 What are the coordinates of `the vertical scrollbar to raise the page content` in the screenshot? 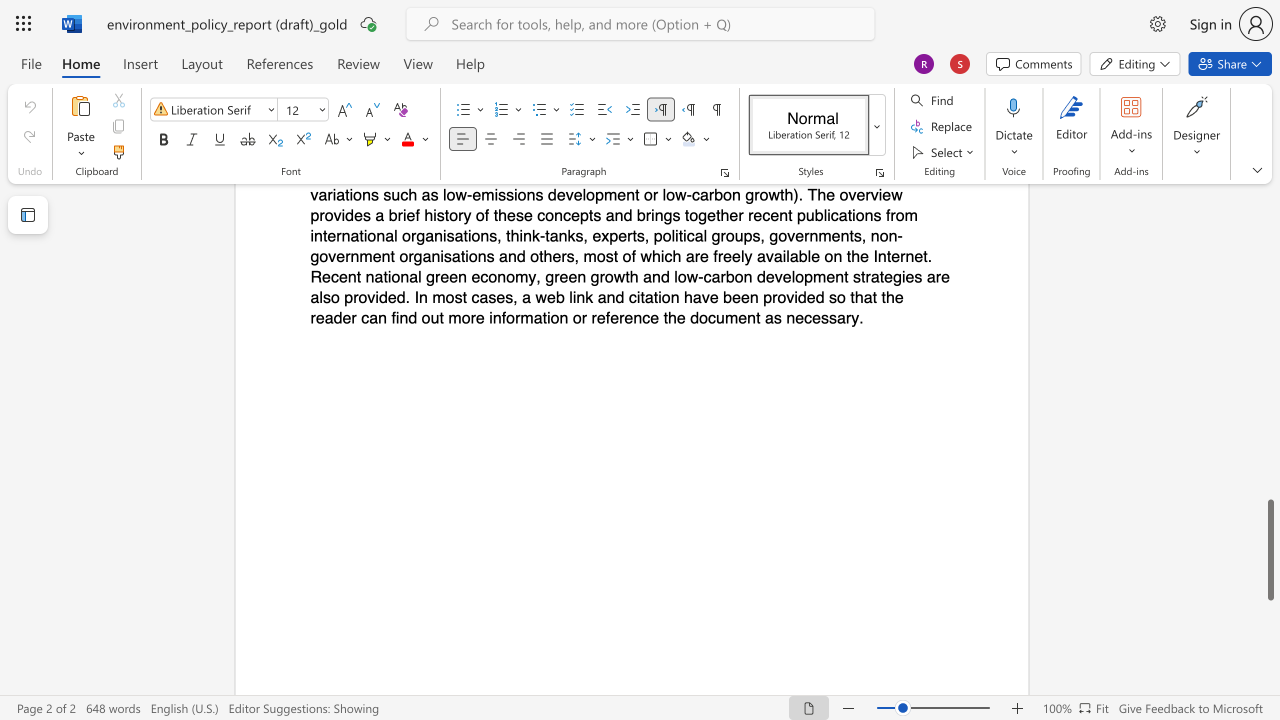 It's located at (1269, 390).